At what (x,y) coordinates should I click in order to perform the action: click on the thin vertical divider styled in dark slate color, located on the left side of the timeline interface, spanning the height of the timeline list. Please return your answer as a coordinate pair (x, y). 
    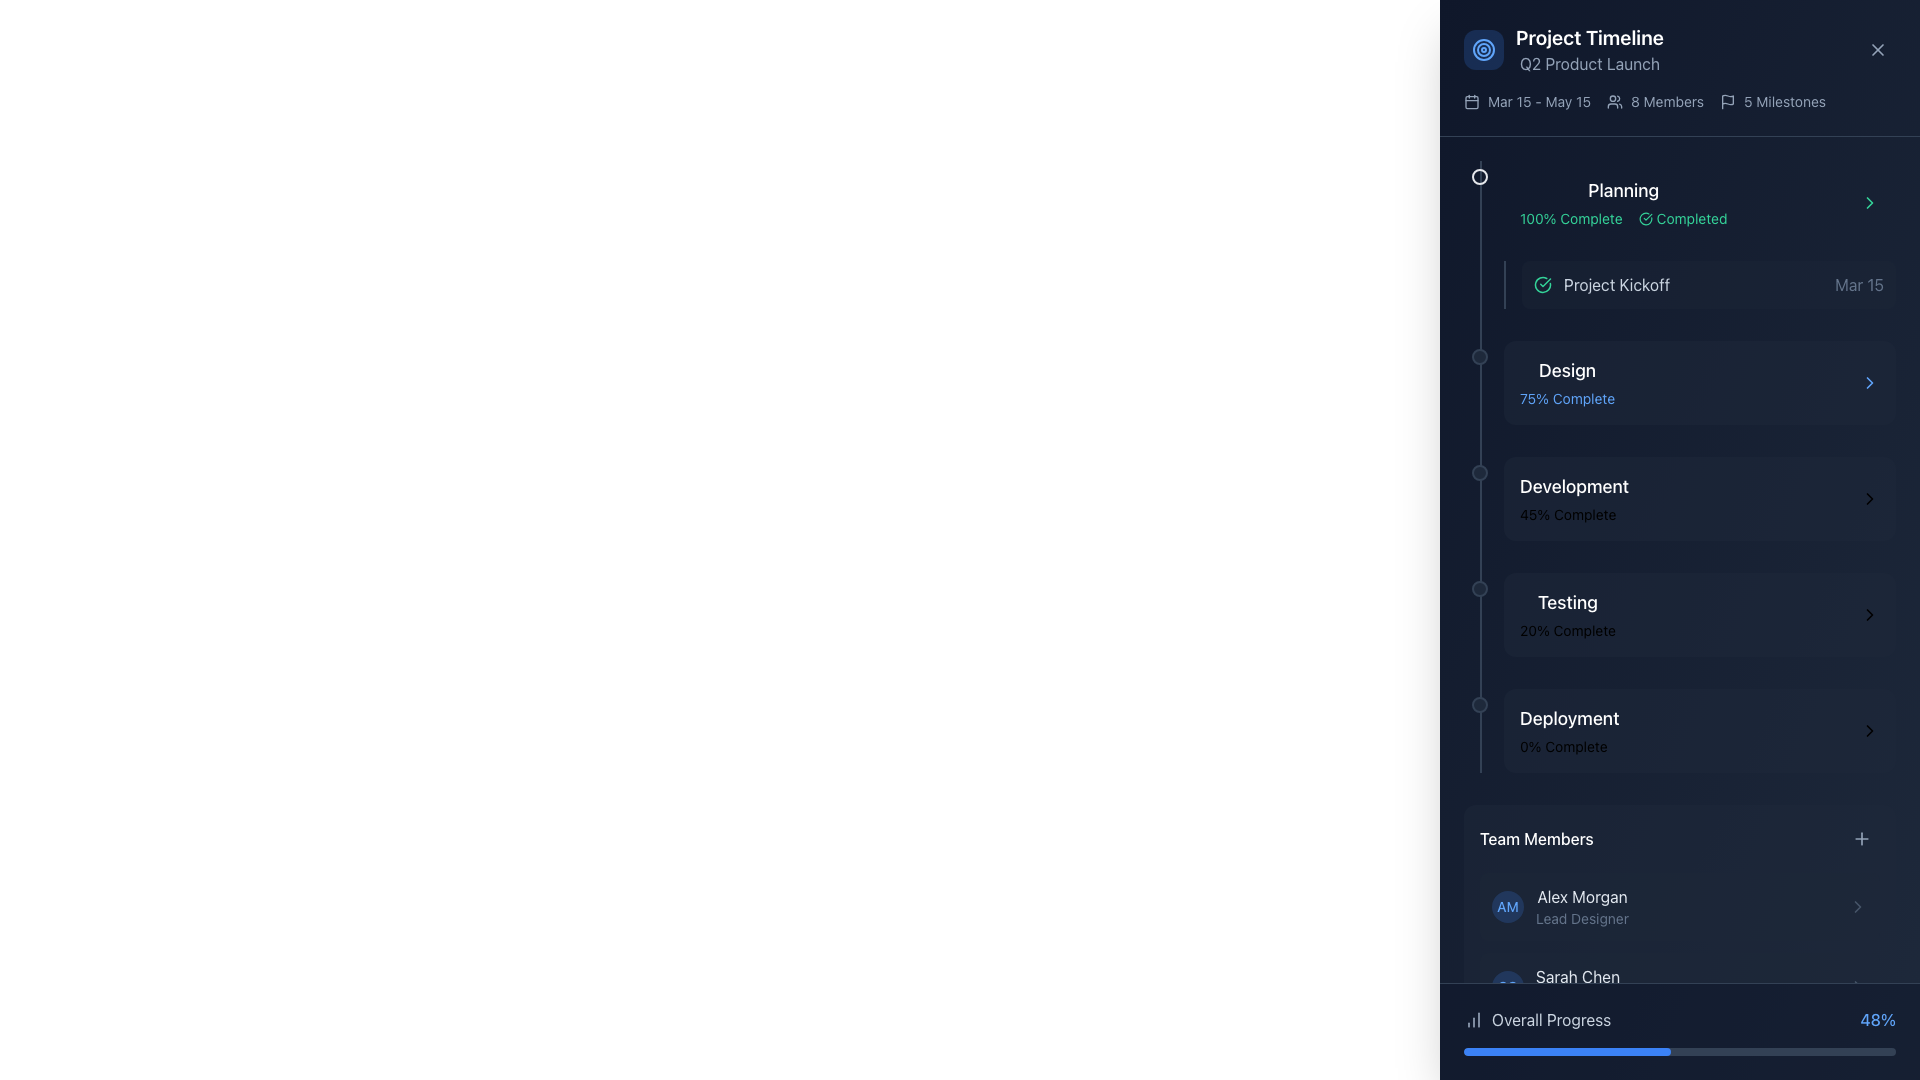
    Looking at the image, I should click on (1481, 466).